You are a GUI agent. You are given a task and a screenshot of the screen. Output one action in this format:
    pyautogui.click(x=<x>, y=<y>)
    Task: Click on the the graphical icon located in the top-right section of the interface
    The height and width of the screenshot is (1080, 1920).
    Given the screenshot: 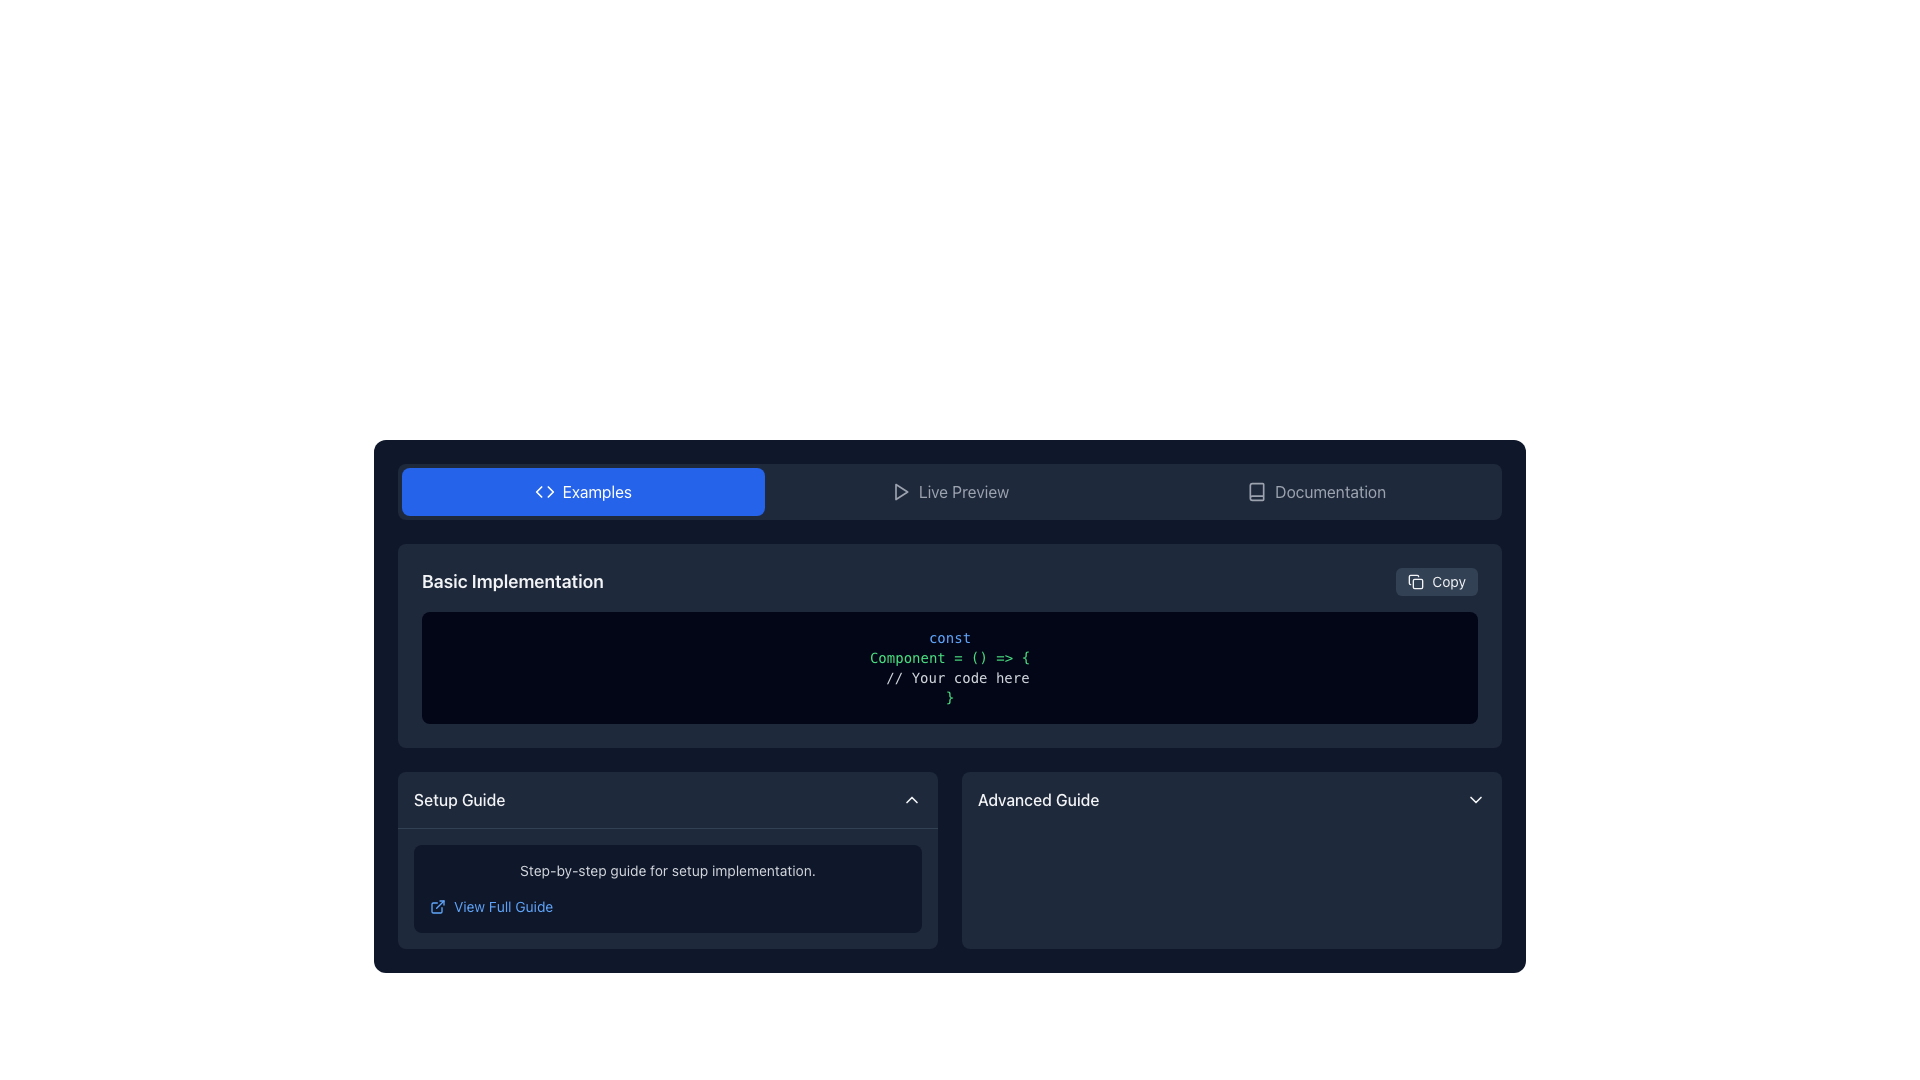 What is the action you would take?
    pyautogui.click(x=1256, y=492)
    